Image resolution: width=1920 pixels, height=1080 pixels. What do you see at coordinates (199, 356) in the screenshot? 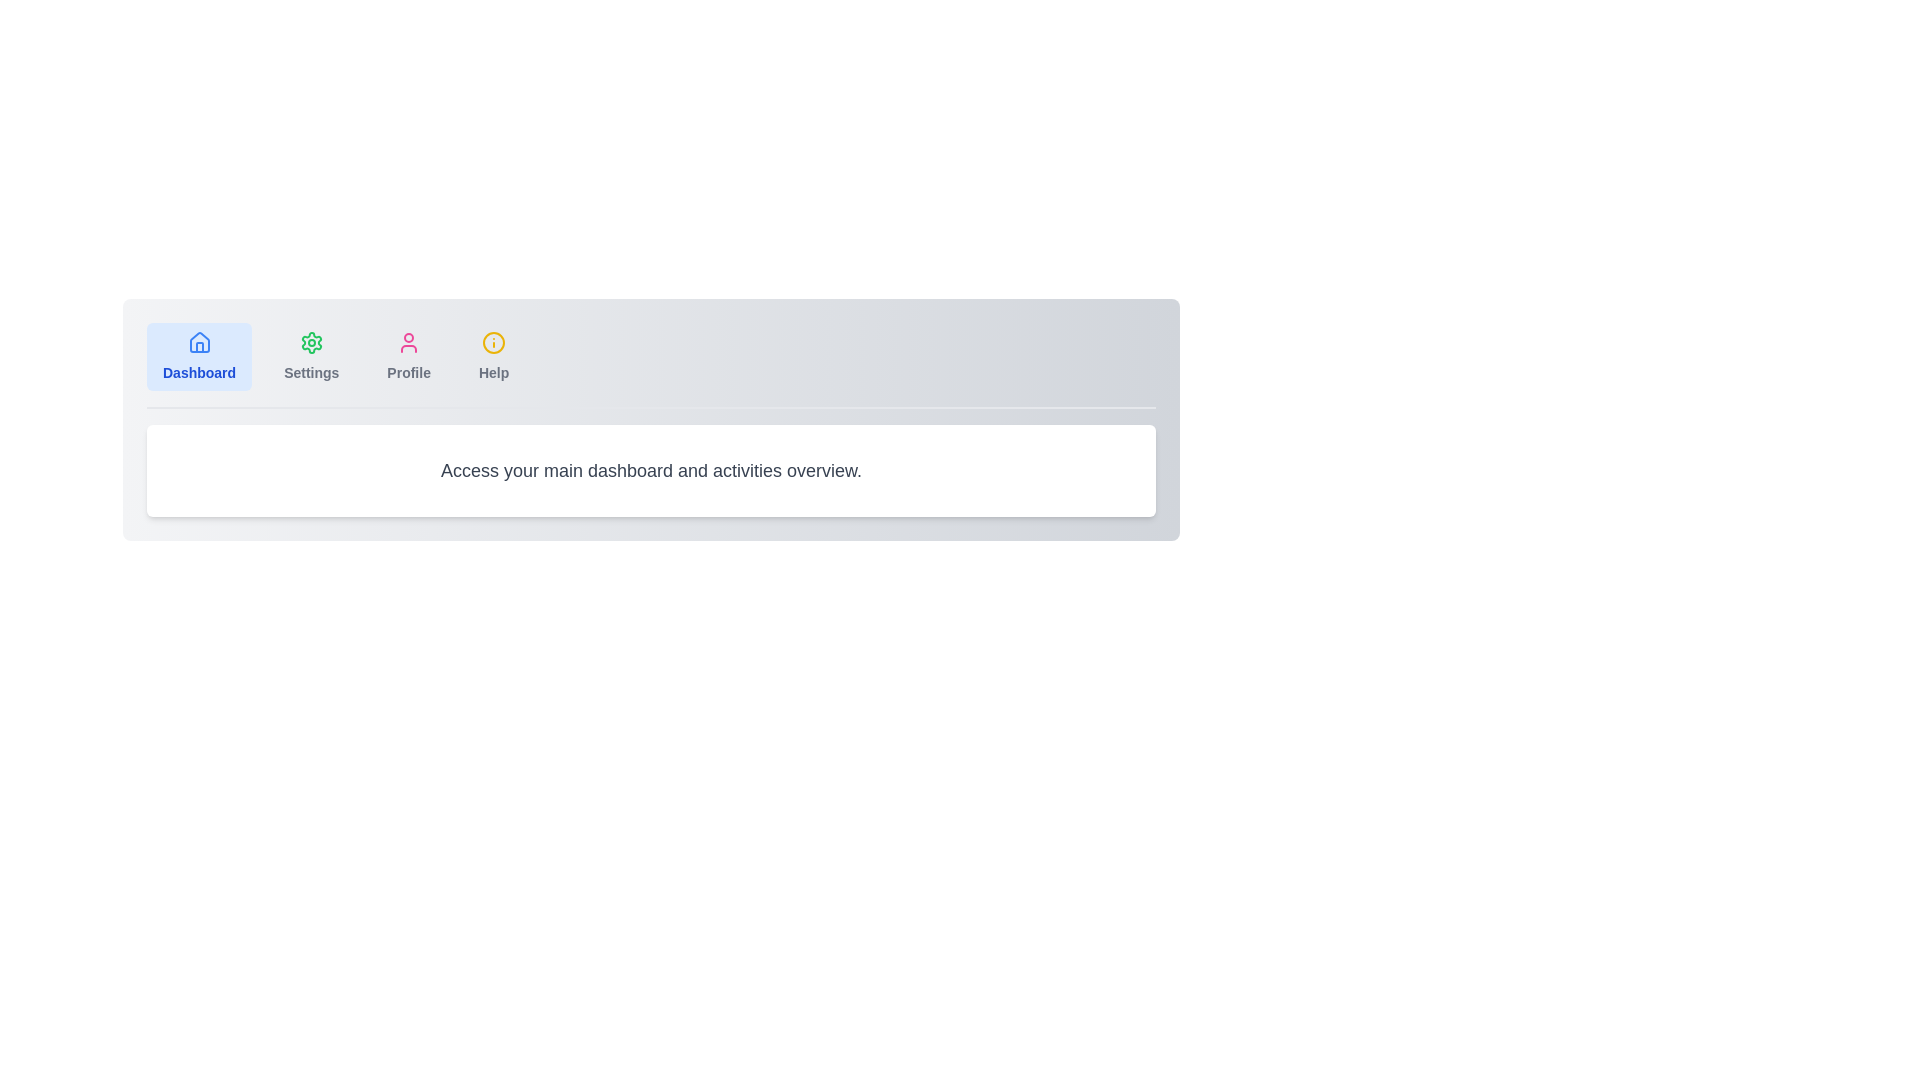
I see `the tab labeled Dashboard to inspect its tooltip or hover effect` at bounding box center [199, 356].